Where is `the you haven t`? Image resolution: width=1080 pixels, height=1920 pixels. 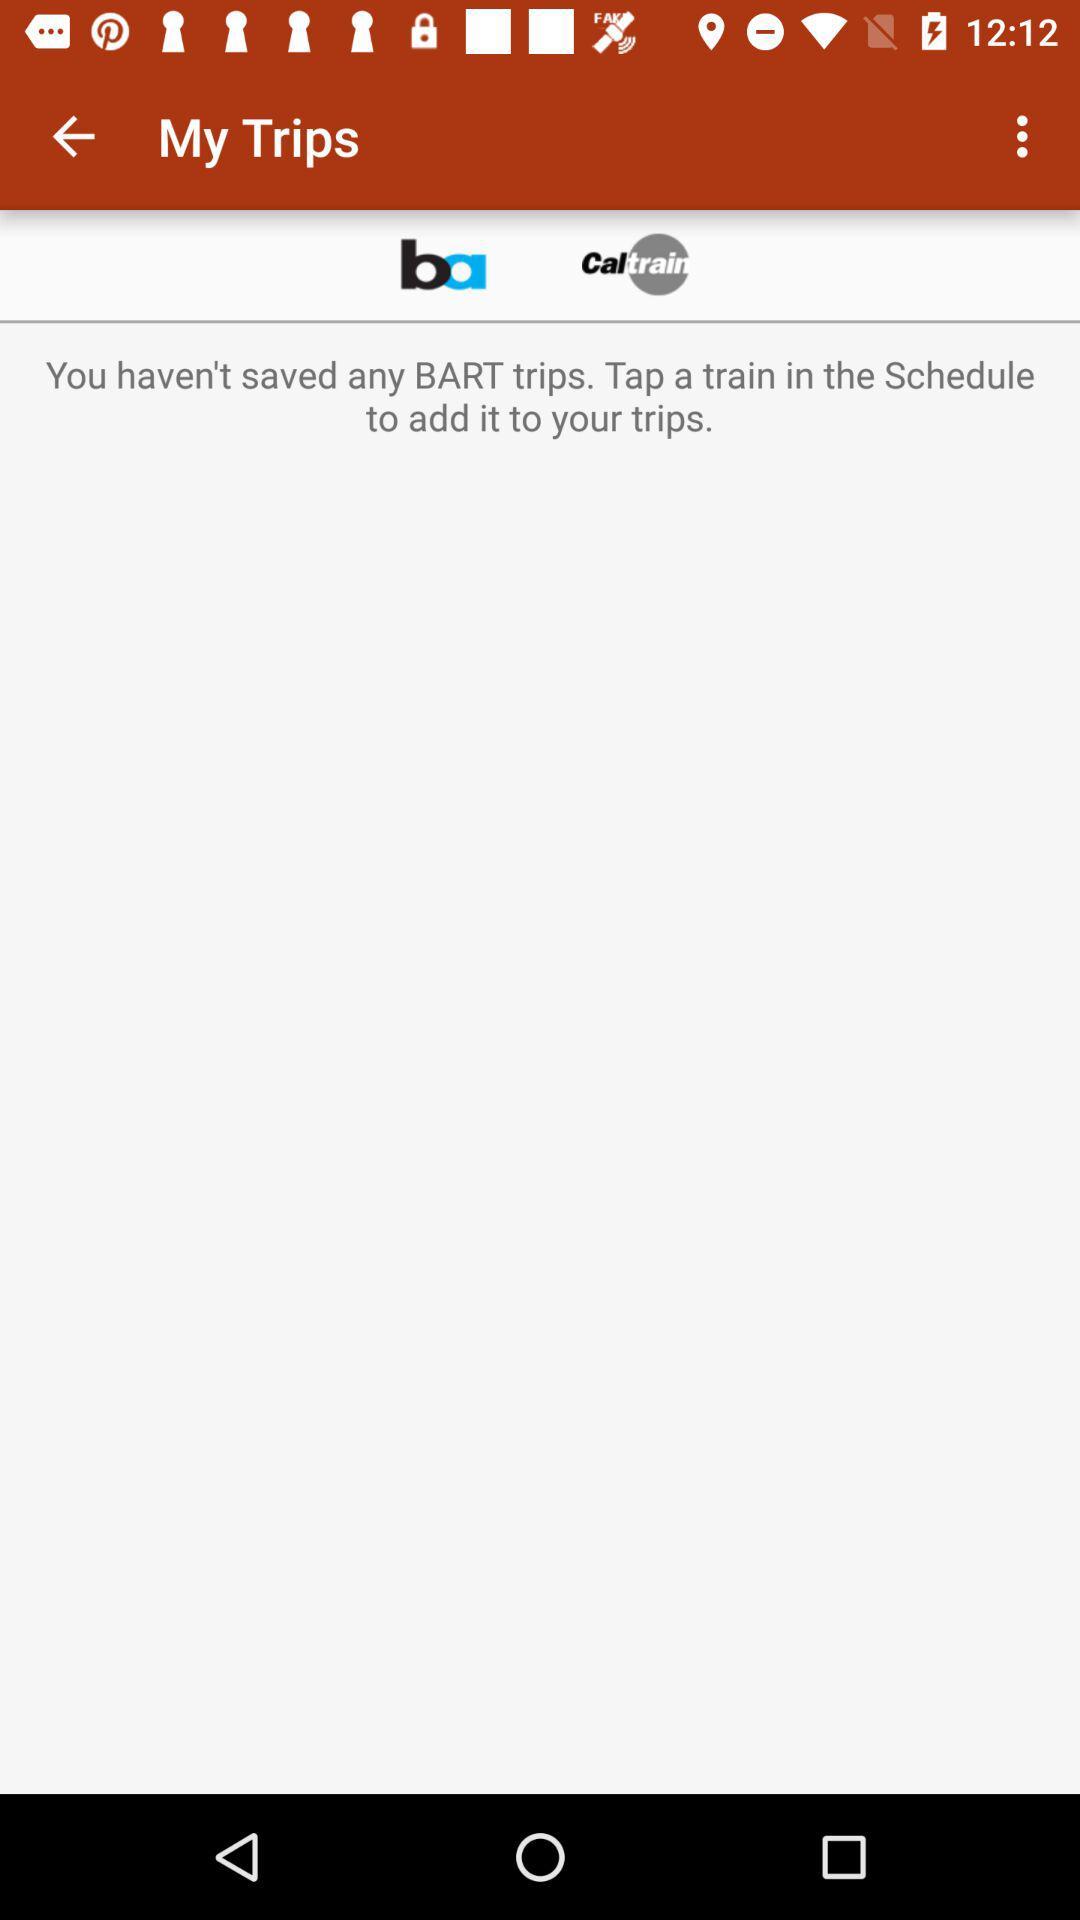 the you haven t is located at coordinates (540, 395).